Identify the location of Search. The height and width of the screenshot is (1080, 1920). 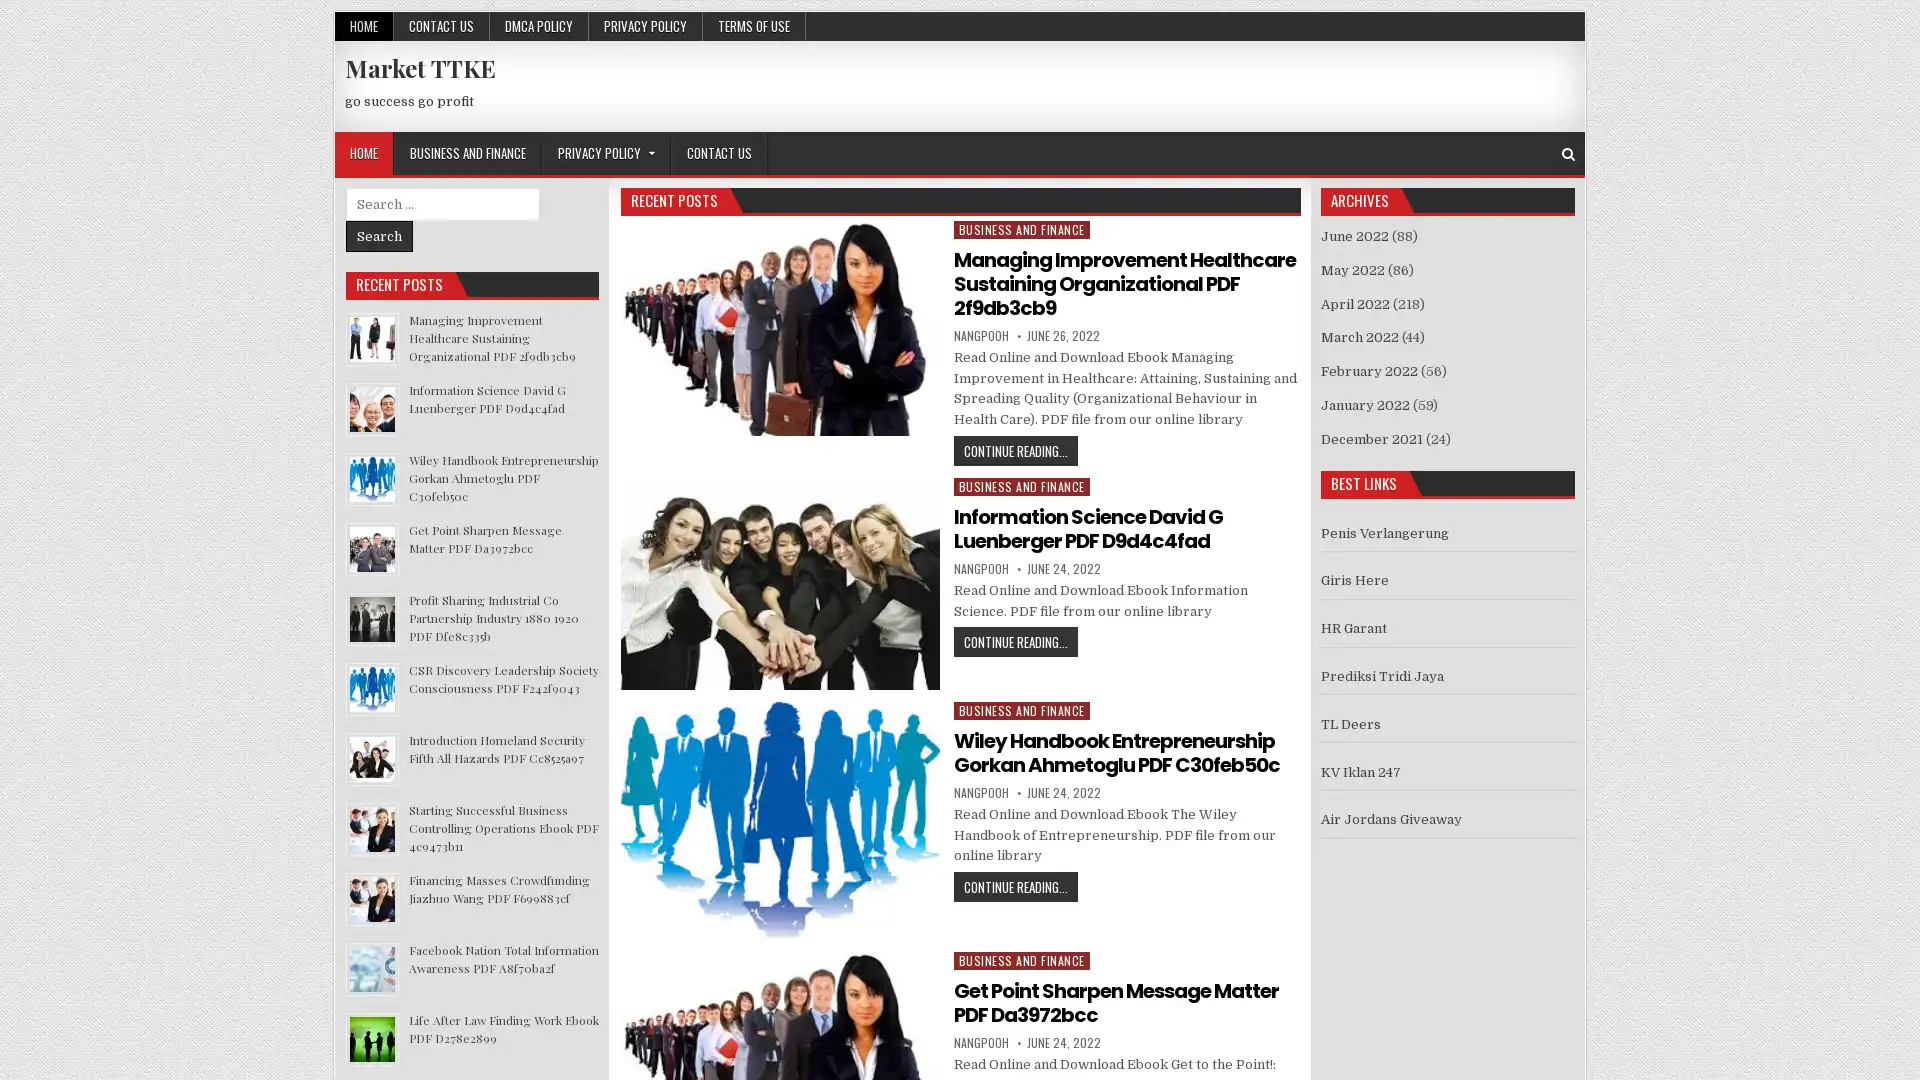
(378, 235).